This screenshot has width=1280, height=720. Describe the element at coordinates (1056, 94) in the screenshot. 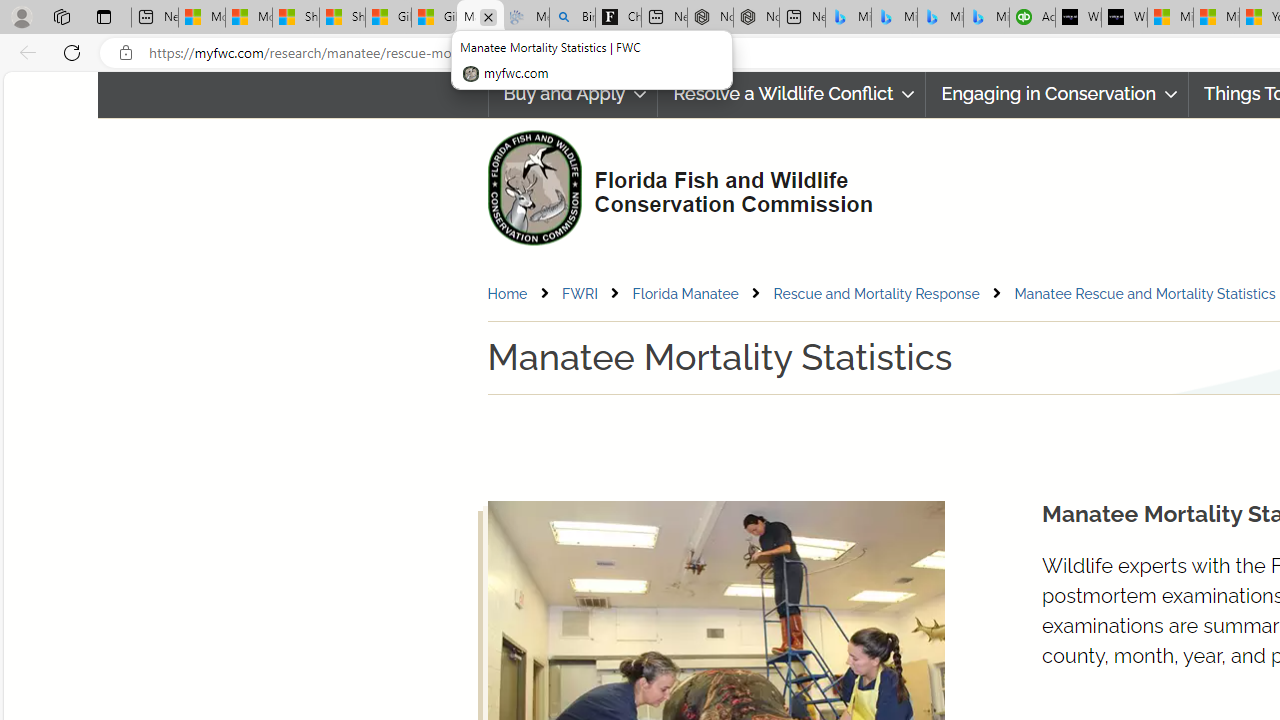

I see `'Engaging in Conservation'` at that location.